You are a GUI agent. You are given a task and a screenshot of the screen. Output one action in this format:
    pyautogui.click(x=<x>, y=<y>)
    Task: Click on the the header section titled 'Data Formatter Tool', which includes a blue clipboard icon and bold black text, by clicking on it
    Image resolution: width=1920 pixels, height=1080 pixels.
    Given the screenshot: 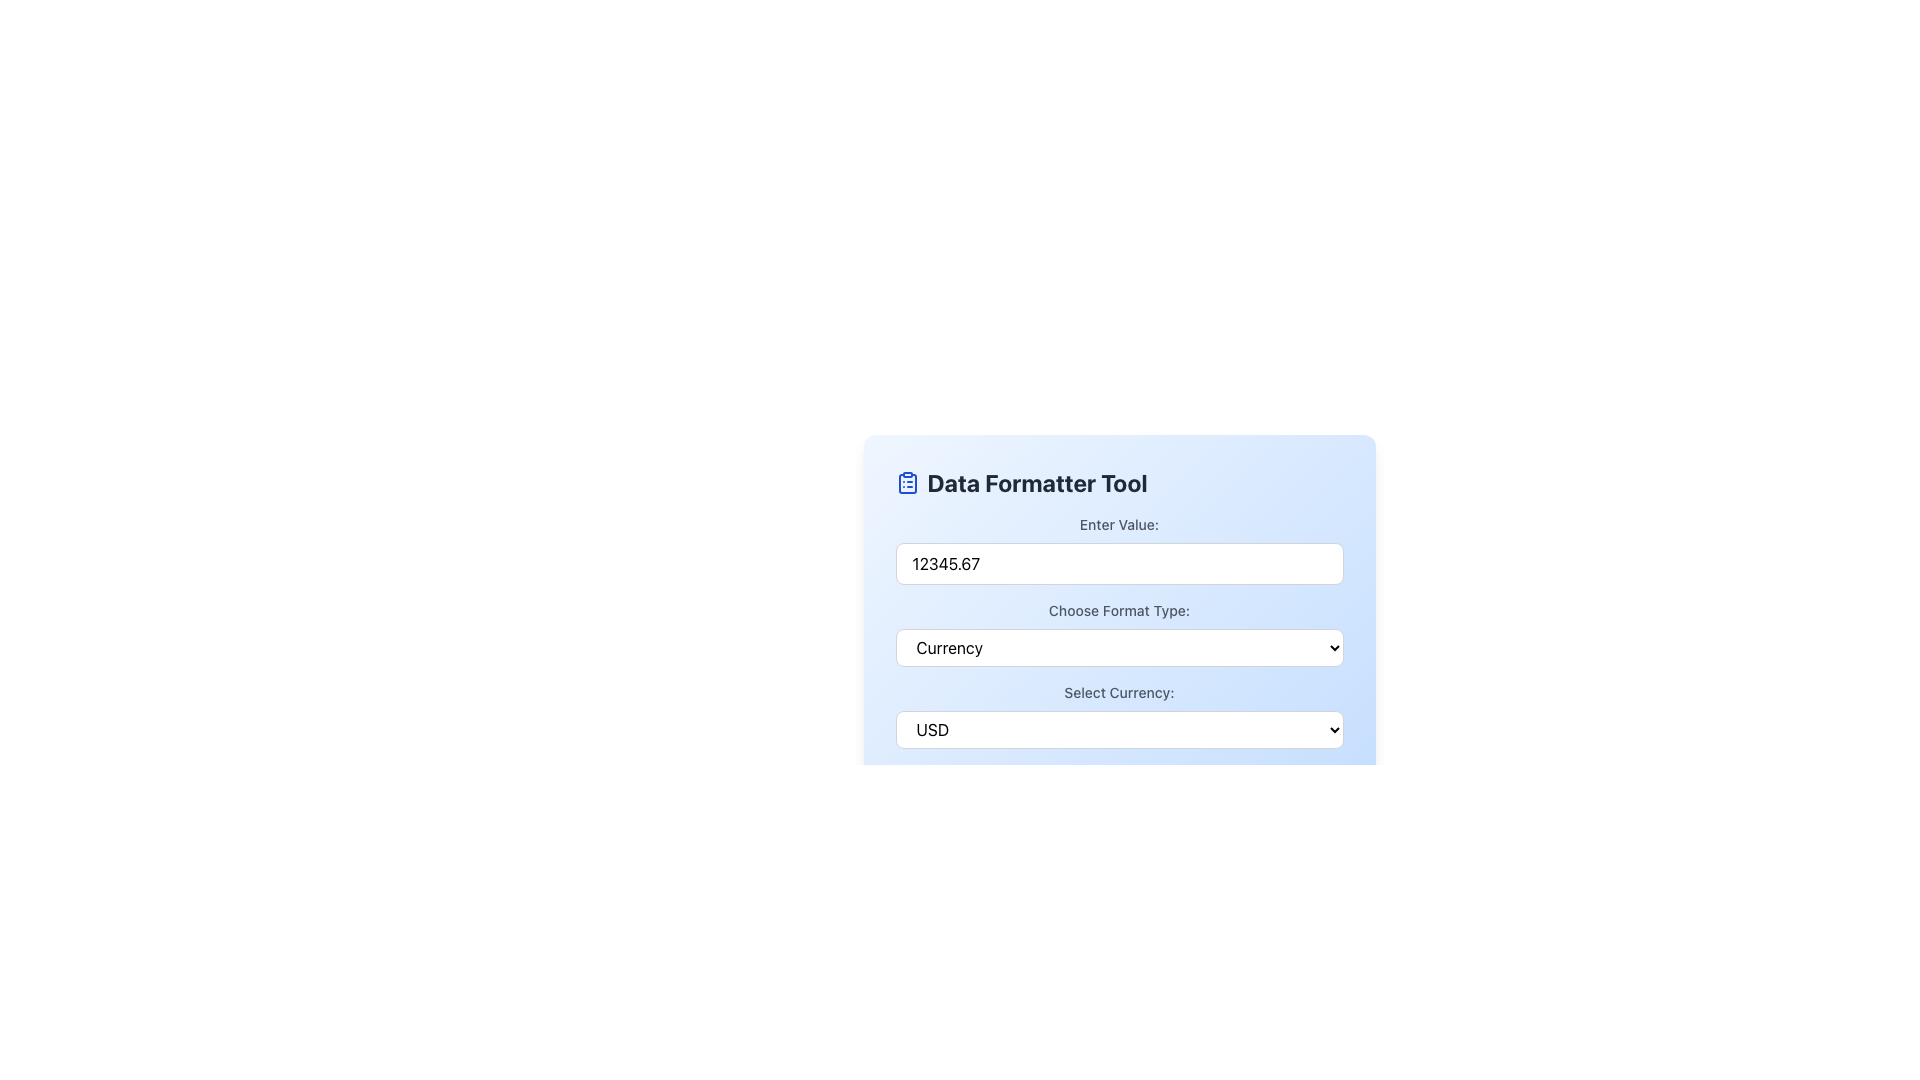 What is the action you would take?
    pyautogui.click(x=1118, y=482)
    